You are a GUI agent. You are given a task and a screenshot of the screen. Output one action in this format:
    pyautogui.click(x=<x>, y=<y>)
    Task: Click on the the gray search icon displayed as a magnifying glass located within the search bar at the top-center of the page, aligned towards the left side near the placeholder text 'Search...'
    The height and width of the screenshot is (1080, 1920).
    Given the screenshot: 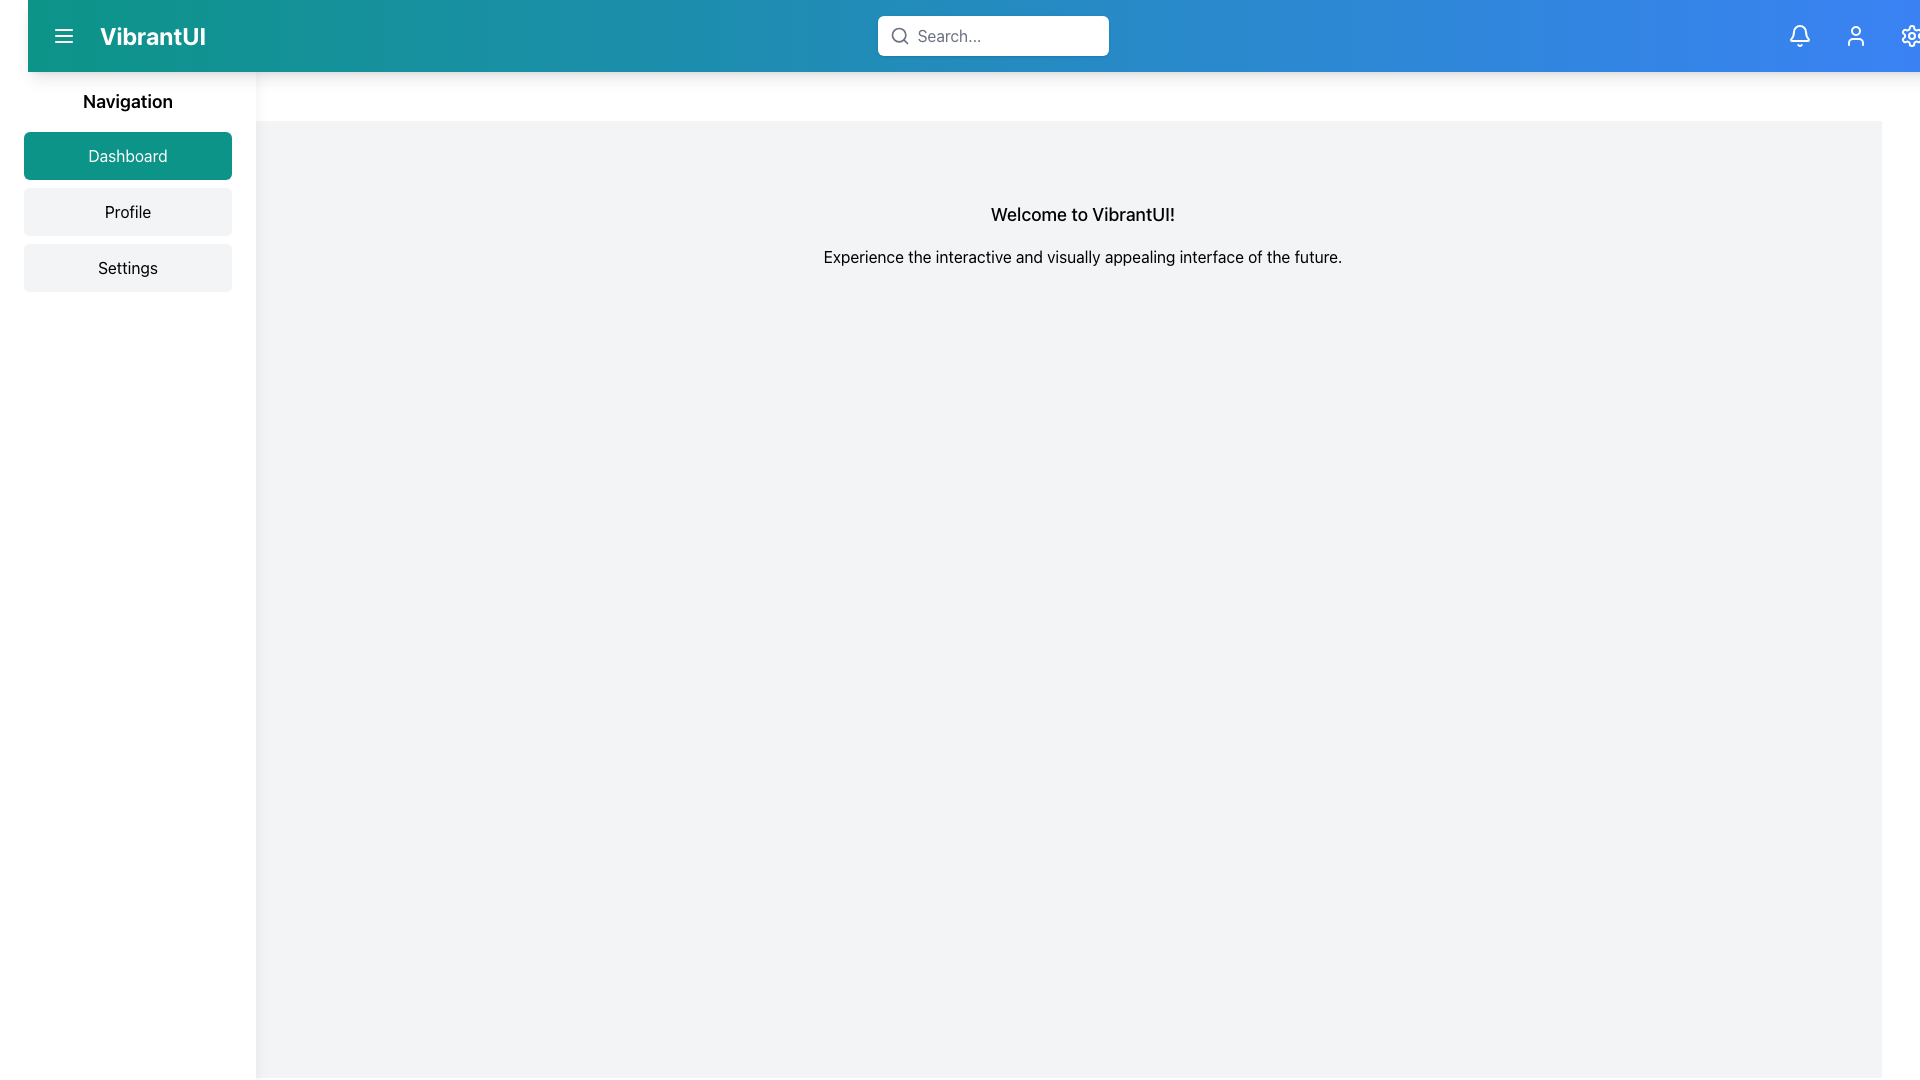 What is the action you would take?
    pyautogui.click(x=898, y=35)
    